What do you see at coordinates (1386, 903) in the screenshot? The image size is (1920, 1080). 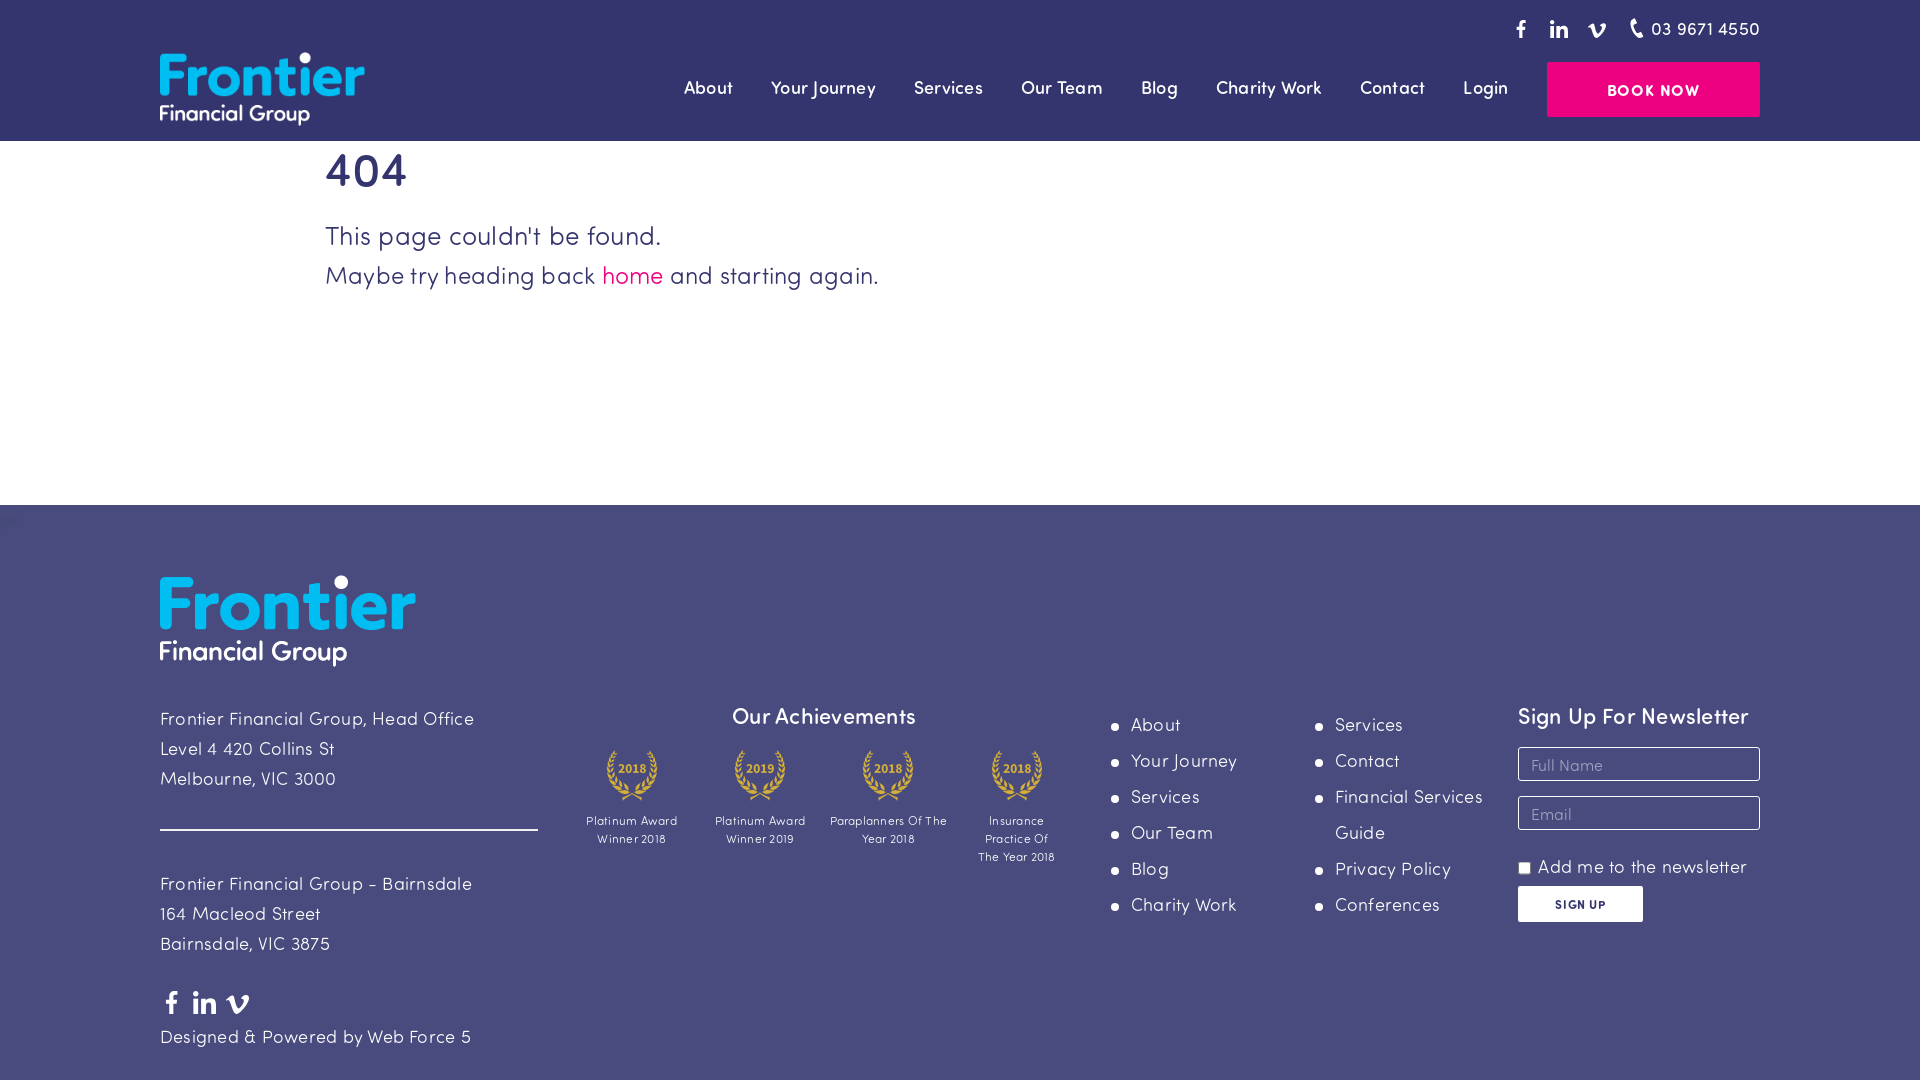 I see `'Conferences'` at bounding box center [1386, 903].